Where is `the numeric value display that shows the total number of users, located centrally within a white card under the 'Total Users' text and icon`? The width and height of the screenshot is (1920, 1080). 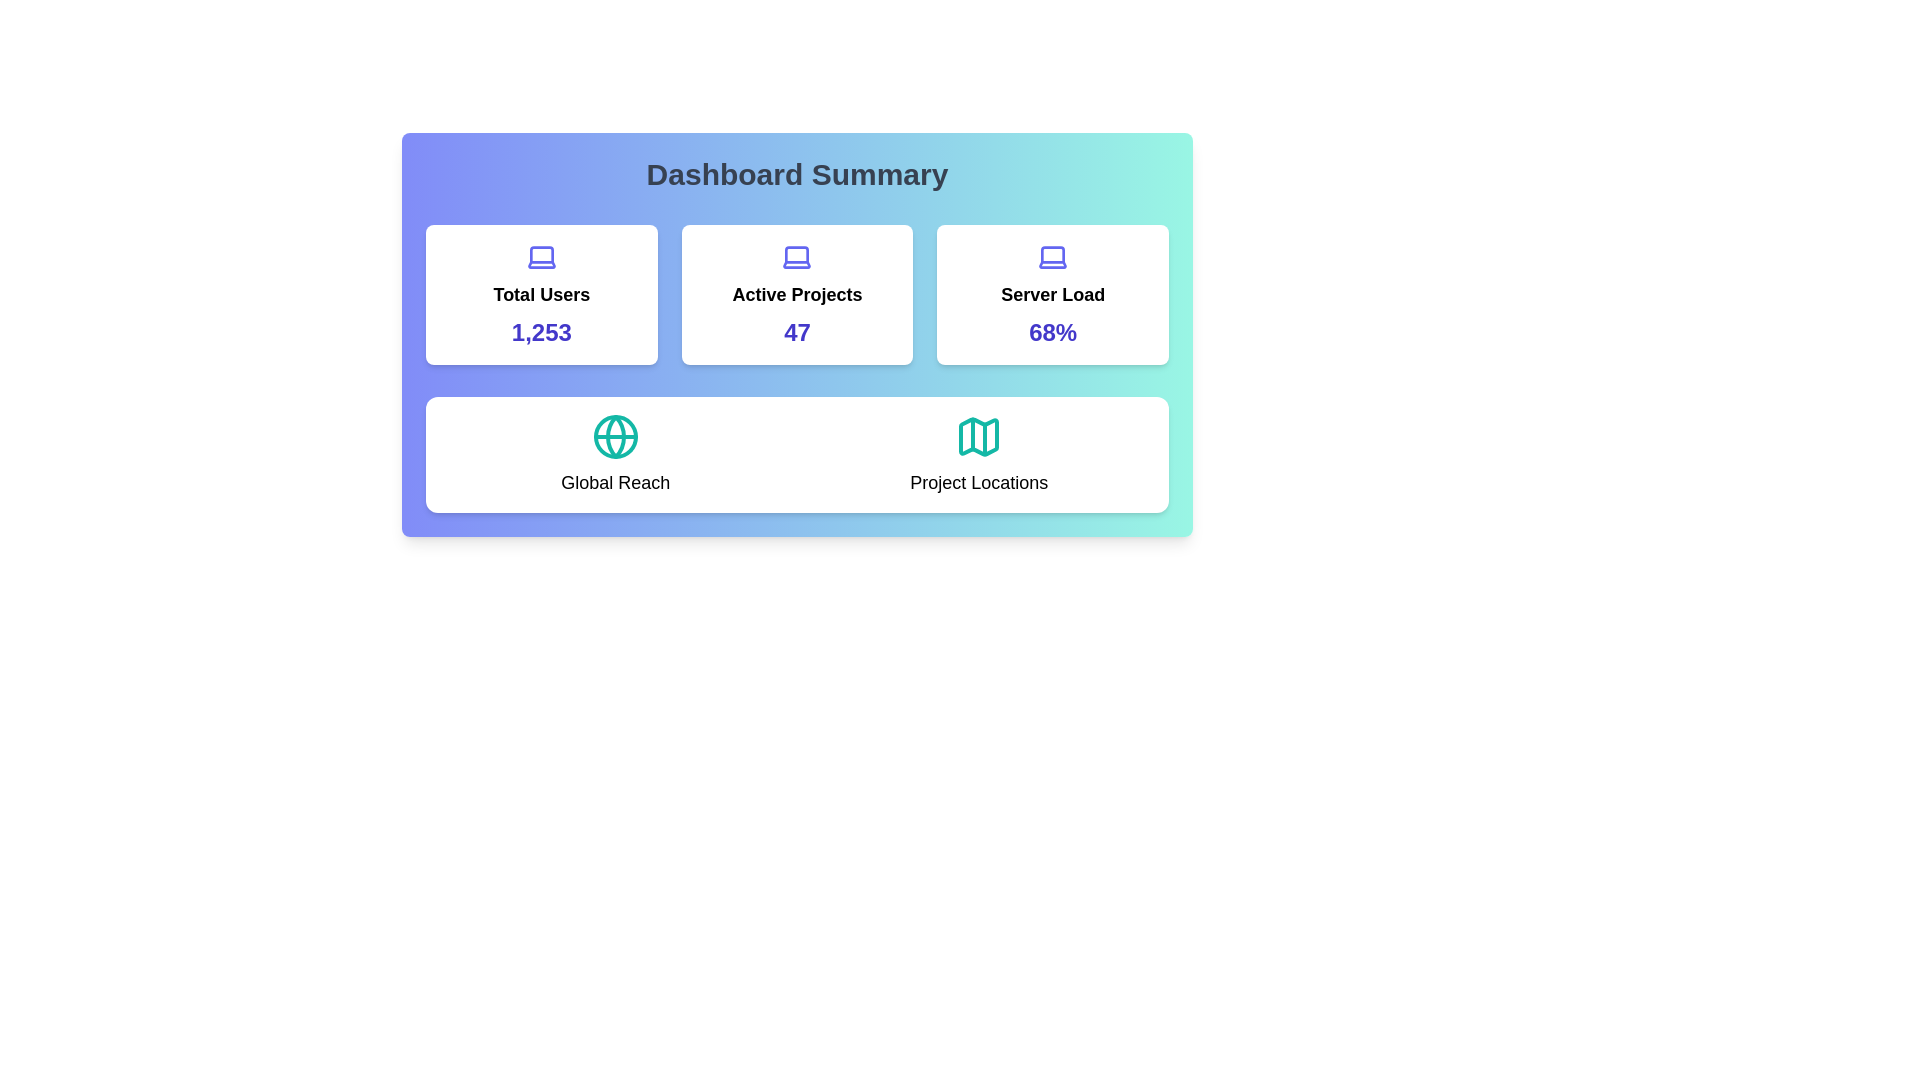 the numeric value display that shows the total number of users, located centrally within a white card under the 'Total Users' text and icon is located at coordinates (541, 331).